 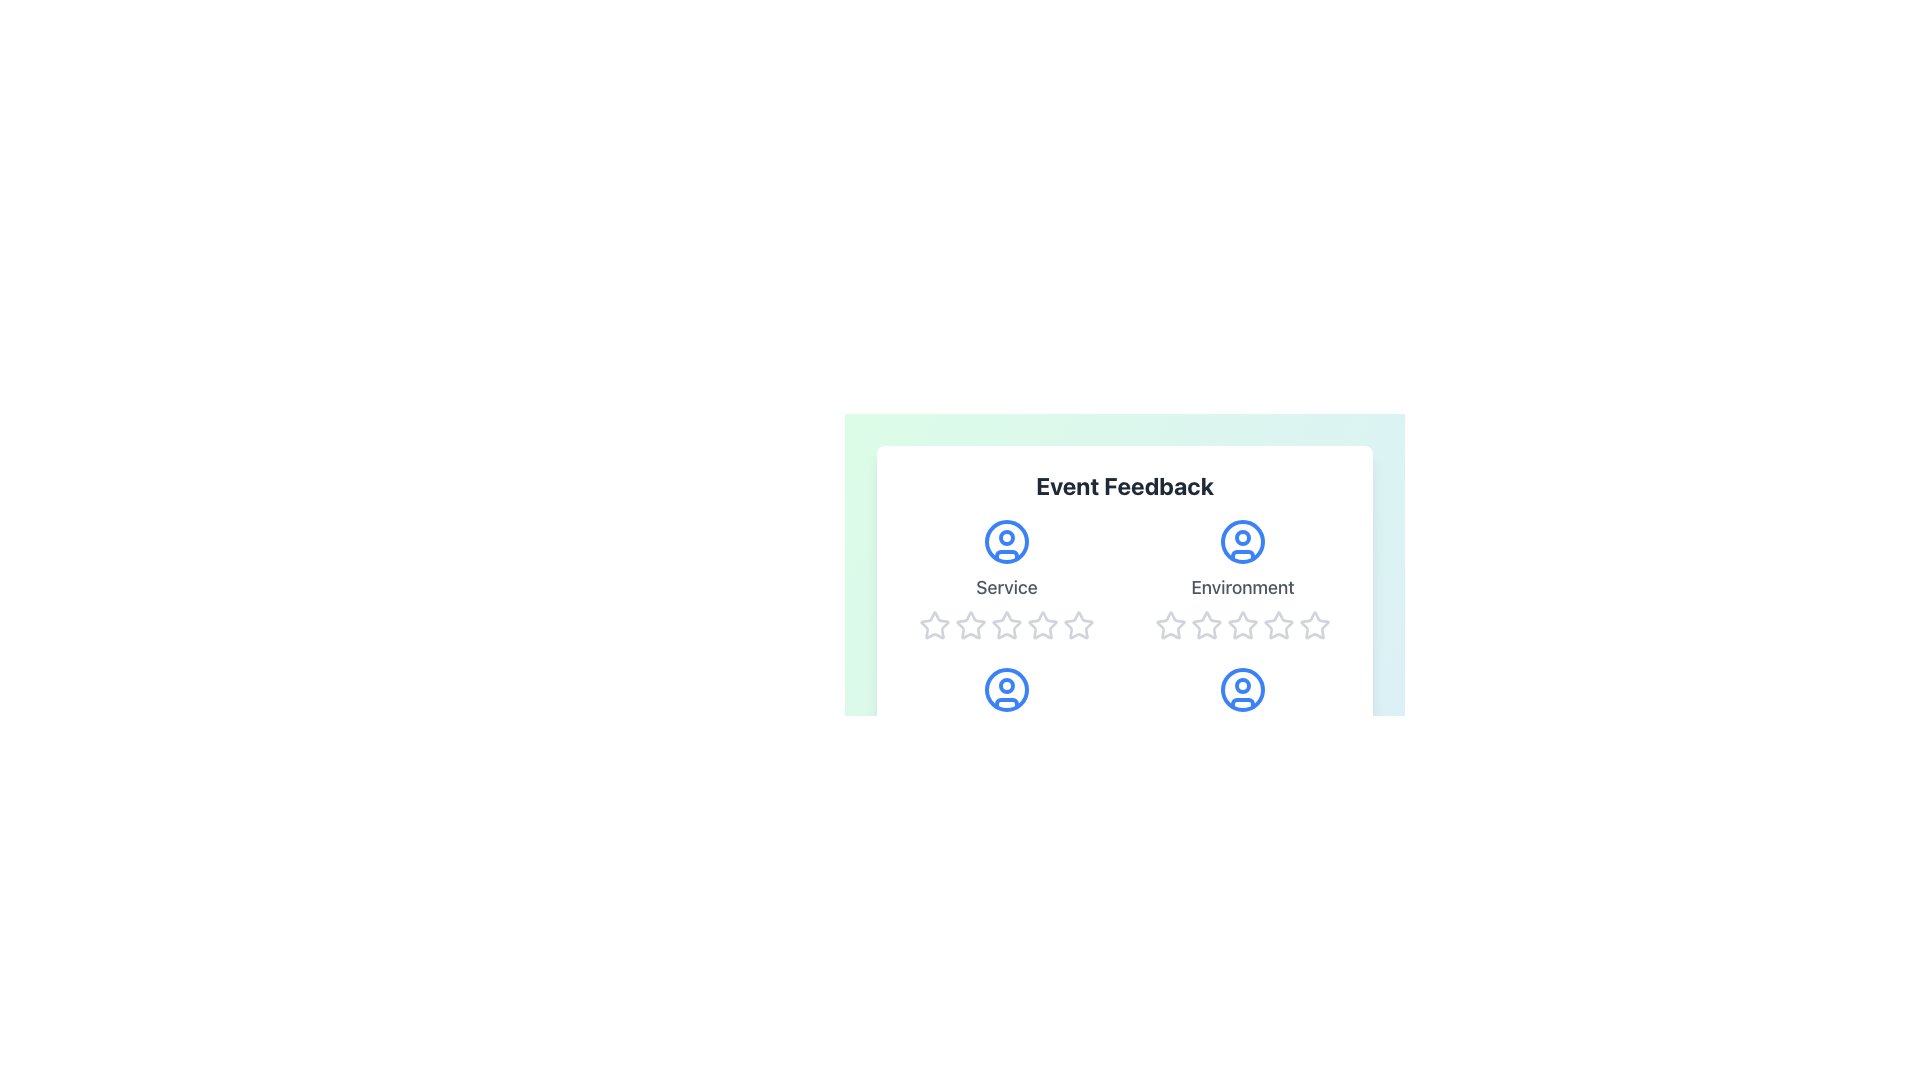 I want to click on the fifth star icon for rating in the feedback section under 'Environment', so click(x=1315, y=624).